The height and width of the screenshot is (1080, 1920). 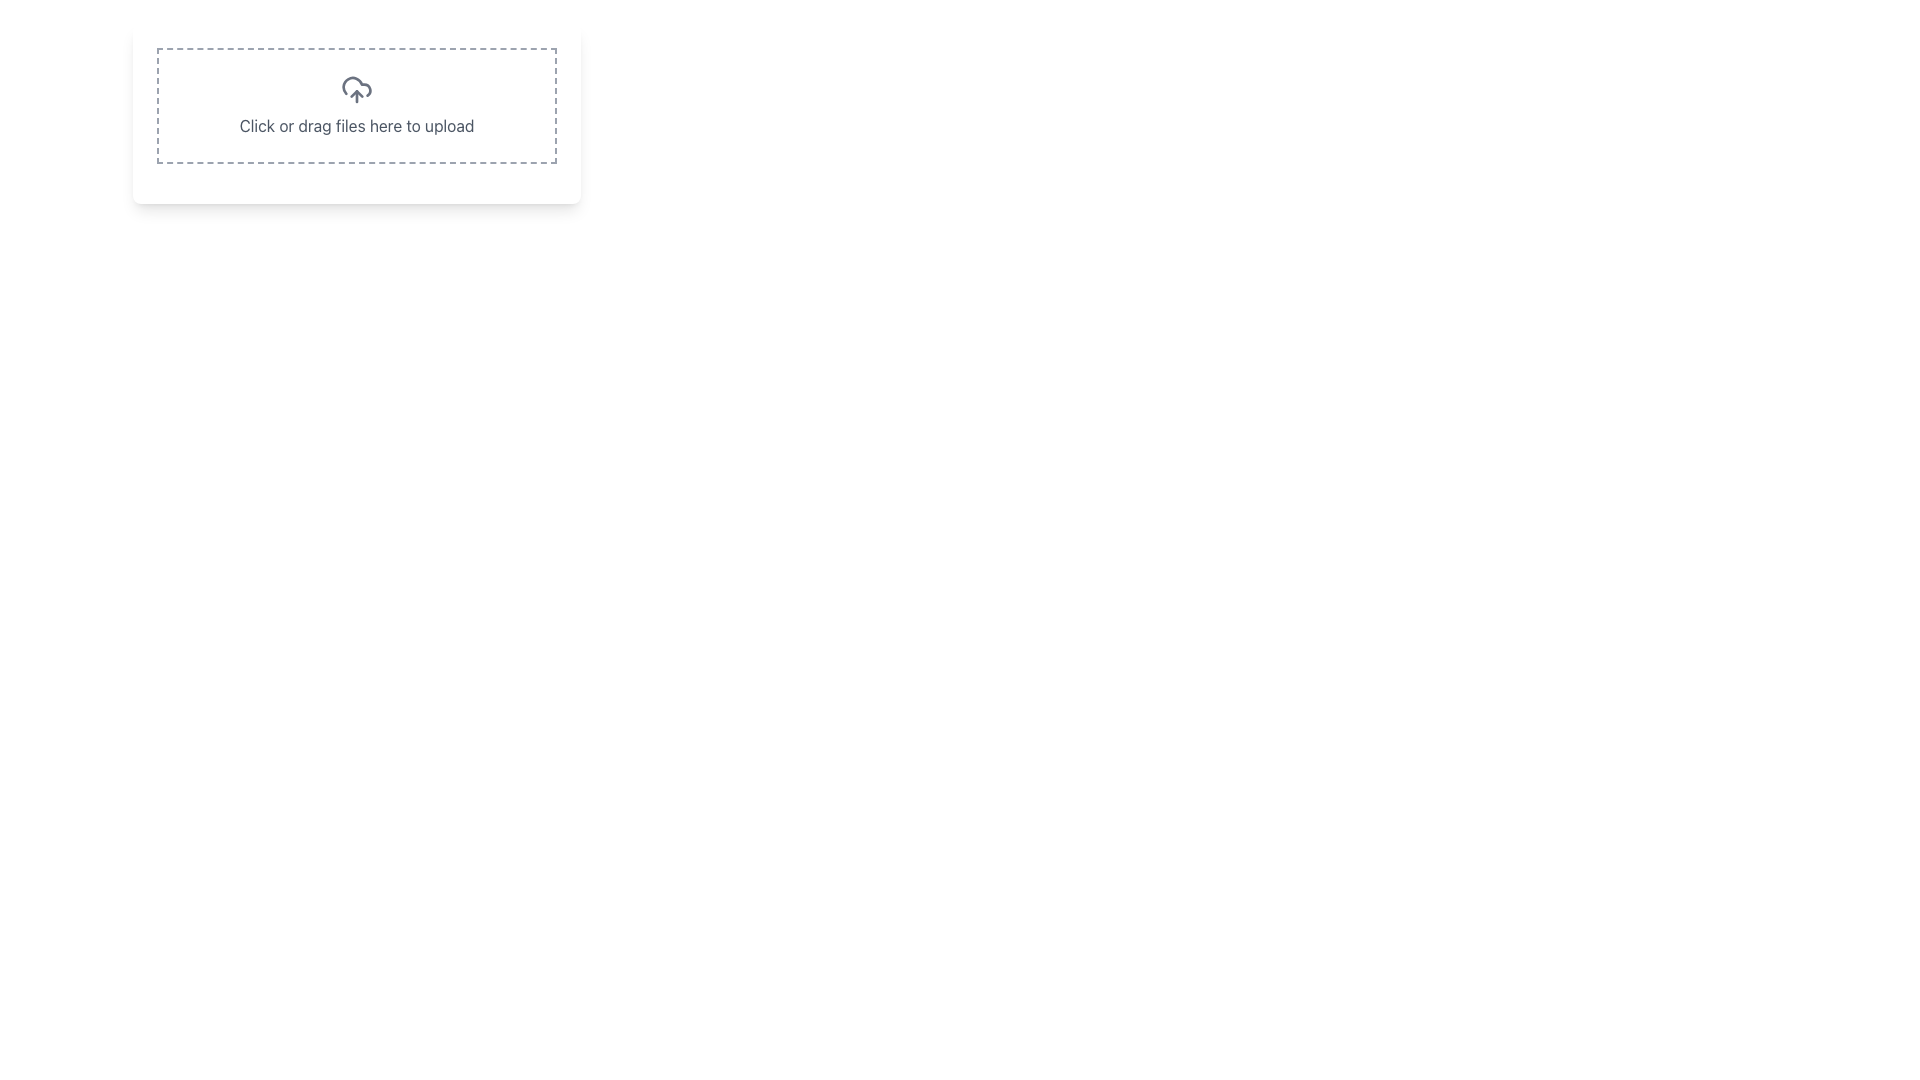 I want to click on the cloud icon with an upwards arrow, which is styled in gray and located above the text prompt 'Click or drag files here to upload', so click(x=356, y=88).